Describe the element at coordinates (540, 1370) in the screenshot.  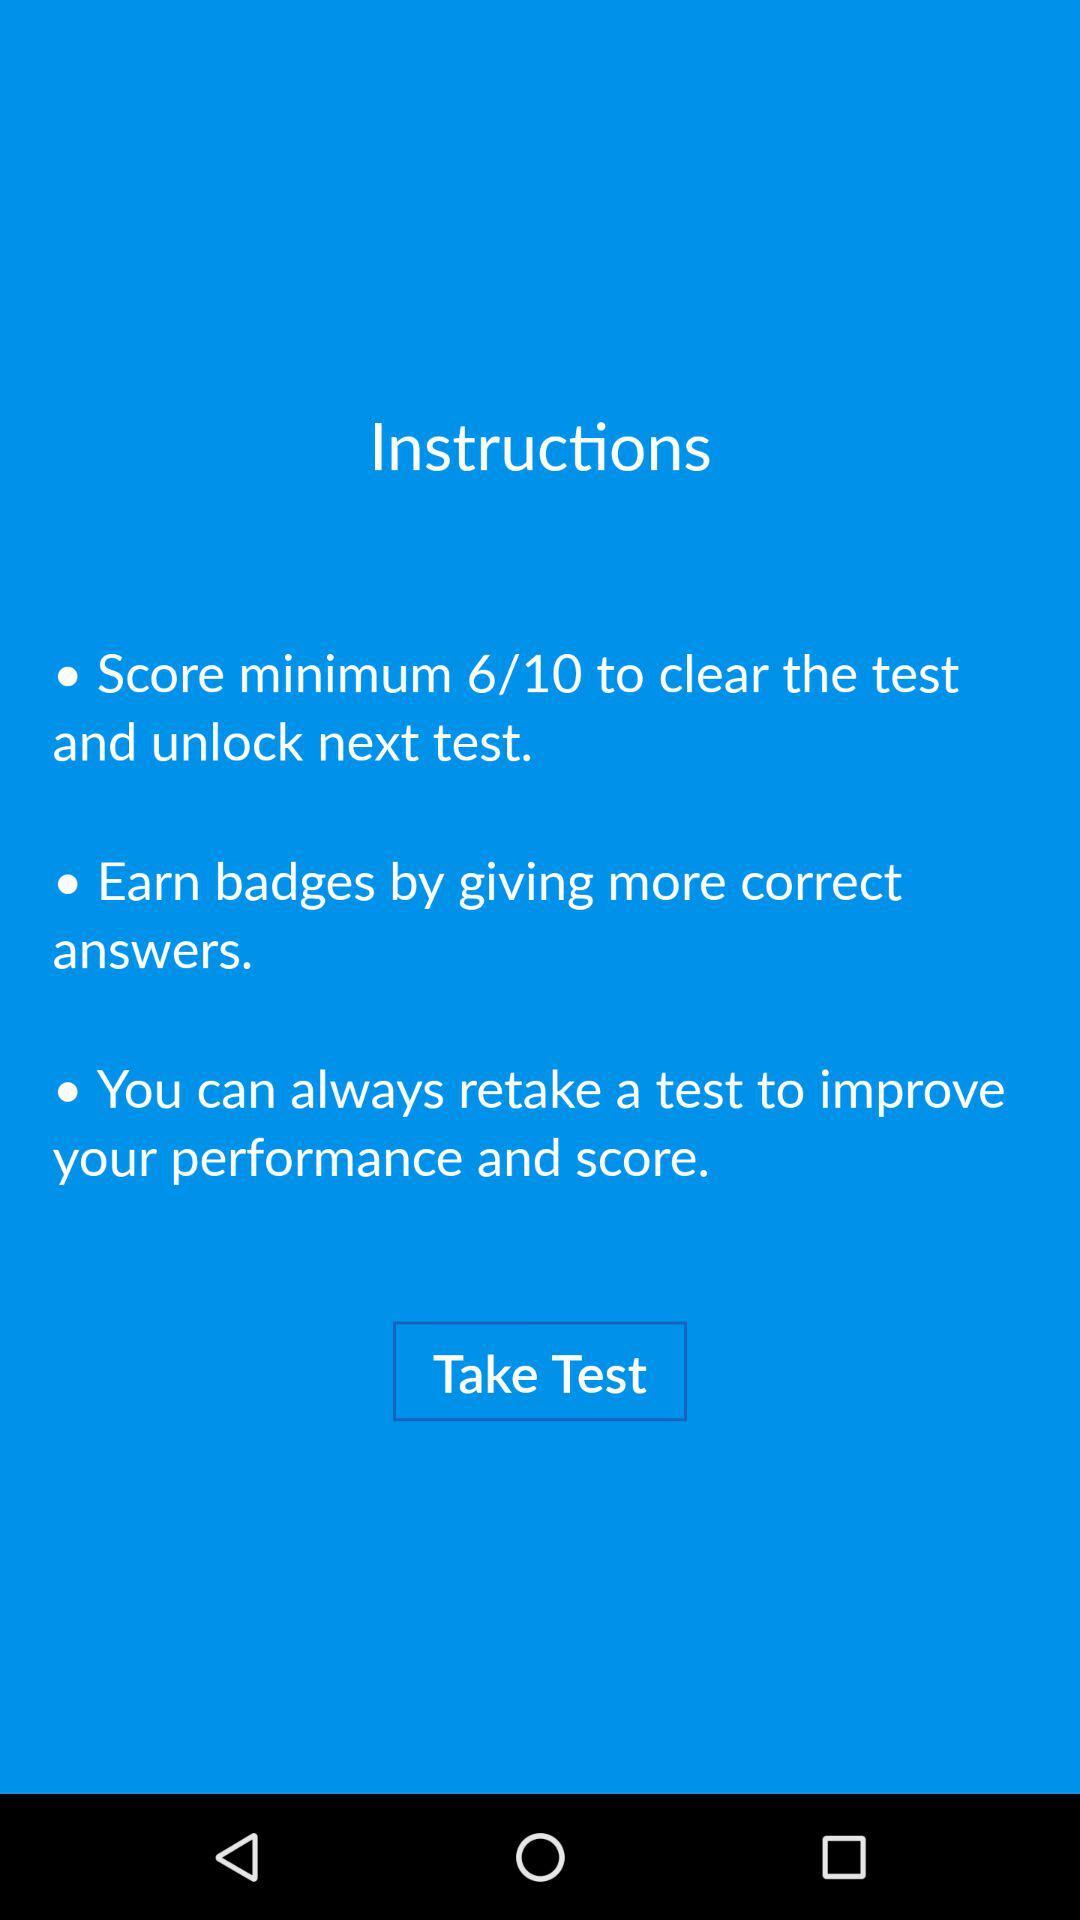
I see `take test` at that location.